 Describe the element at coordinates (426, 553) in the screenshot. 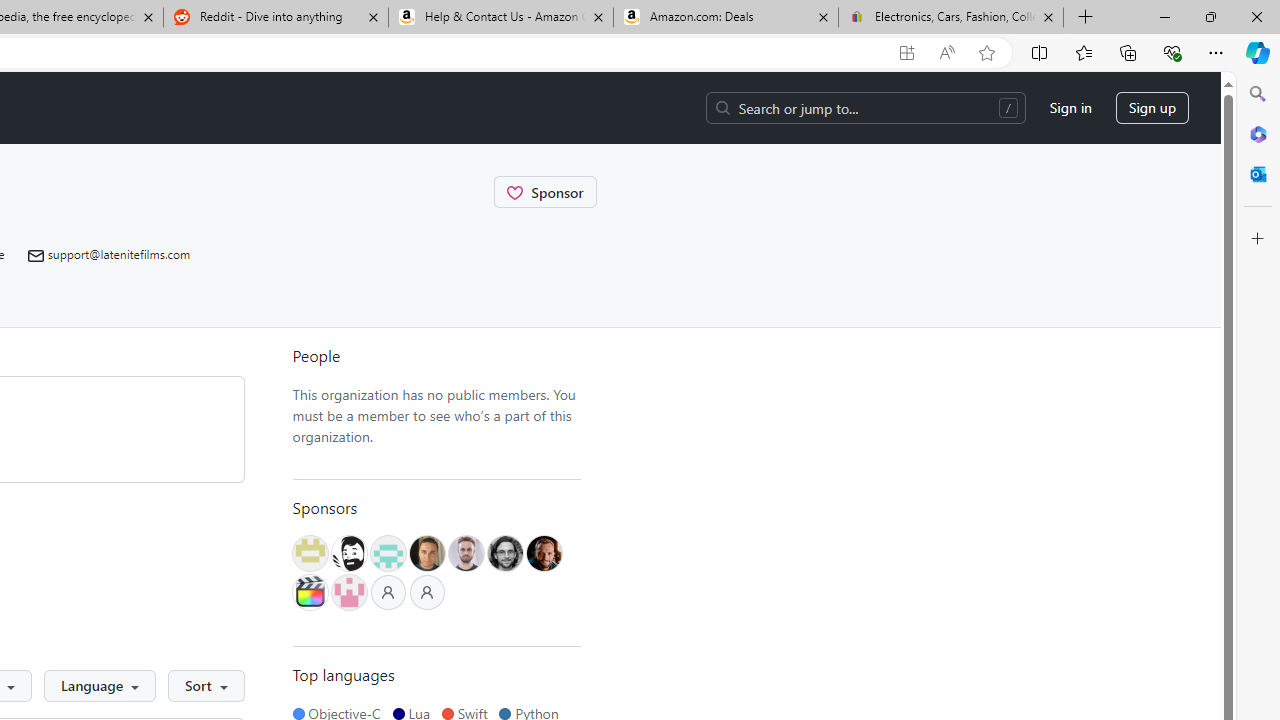

I see `'@lamer40'` at that location.